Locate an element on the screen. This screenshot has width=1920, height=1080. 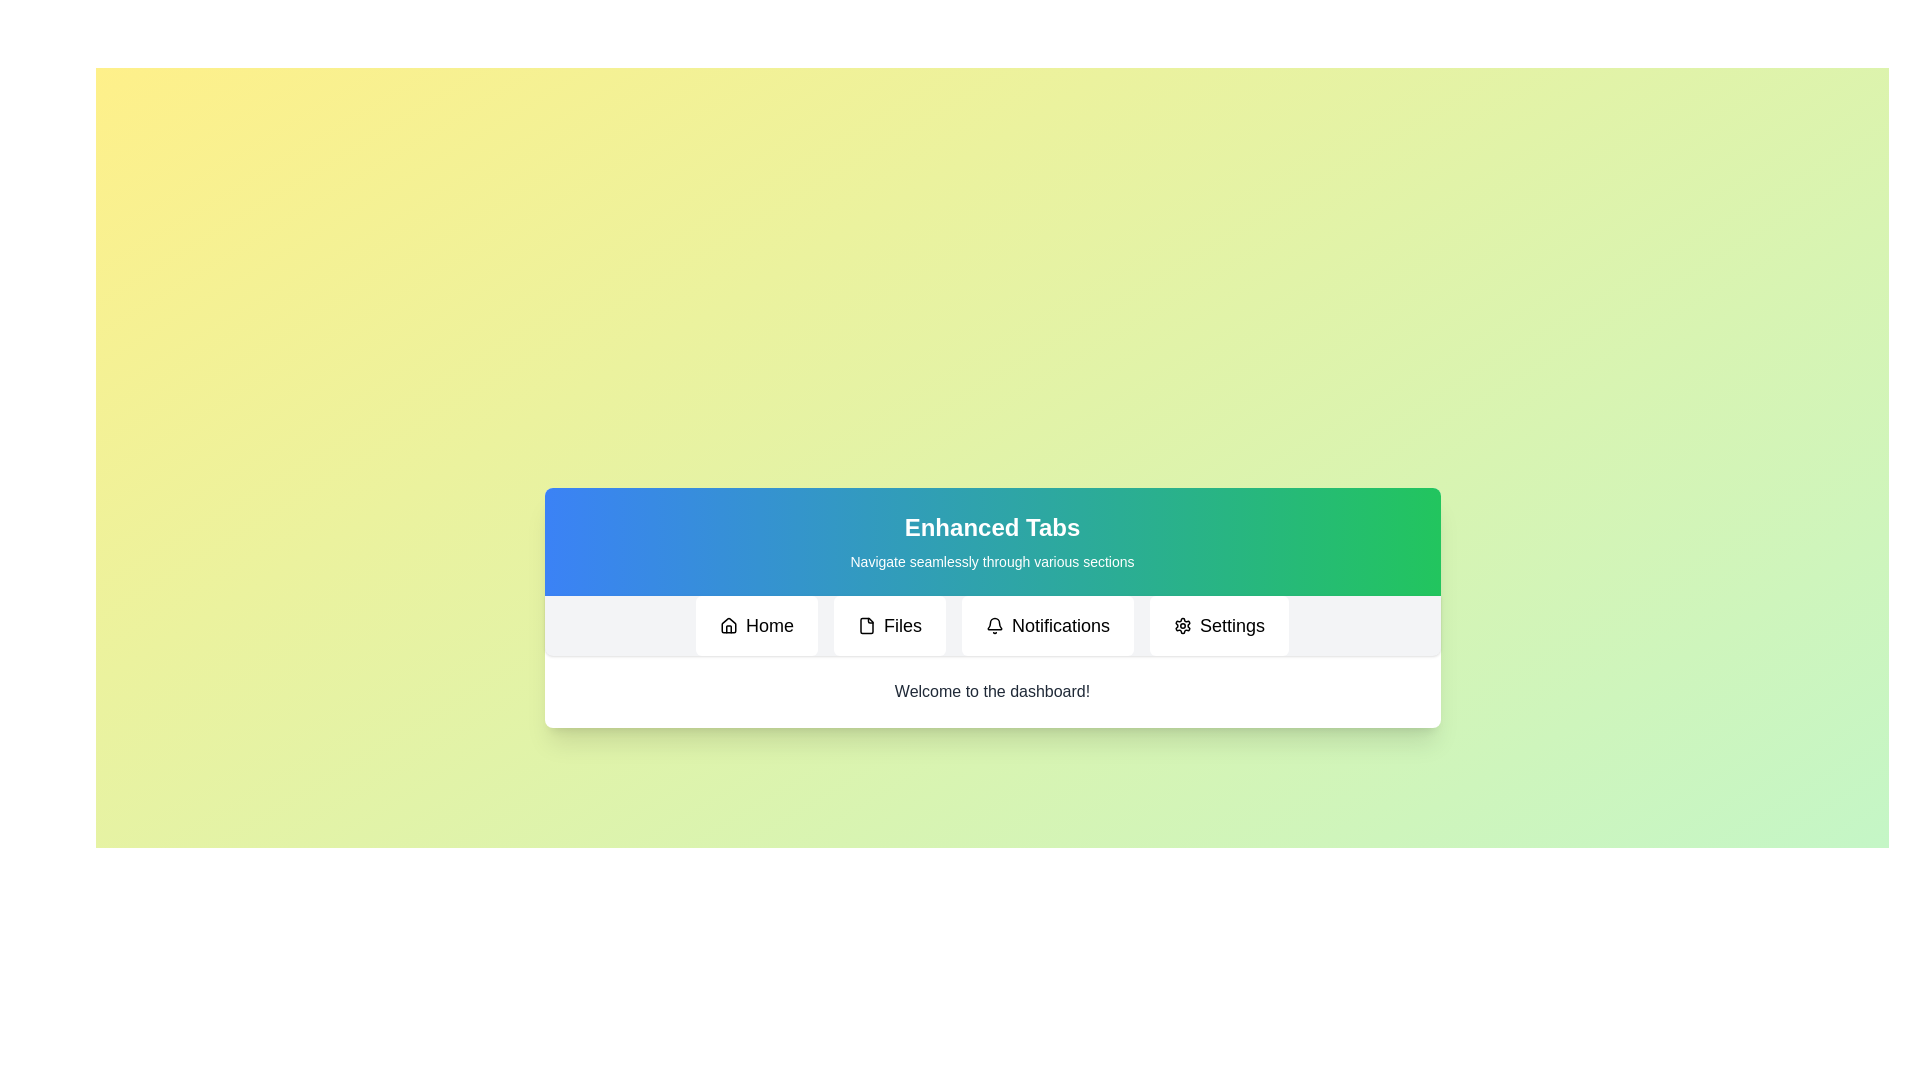
the 'Files' tab, which is the second tab from the left is located at coordinates (866, 624).